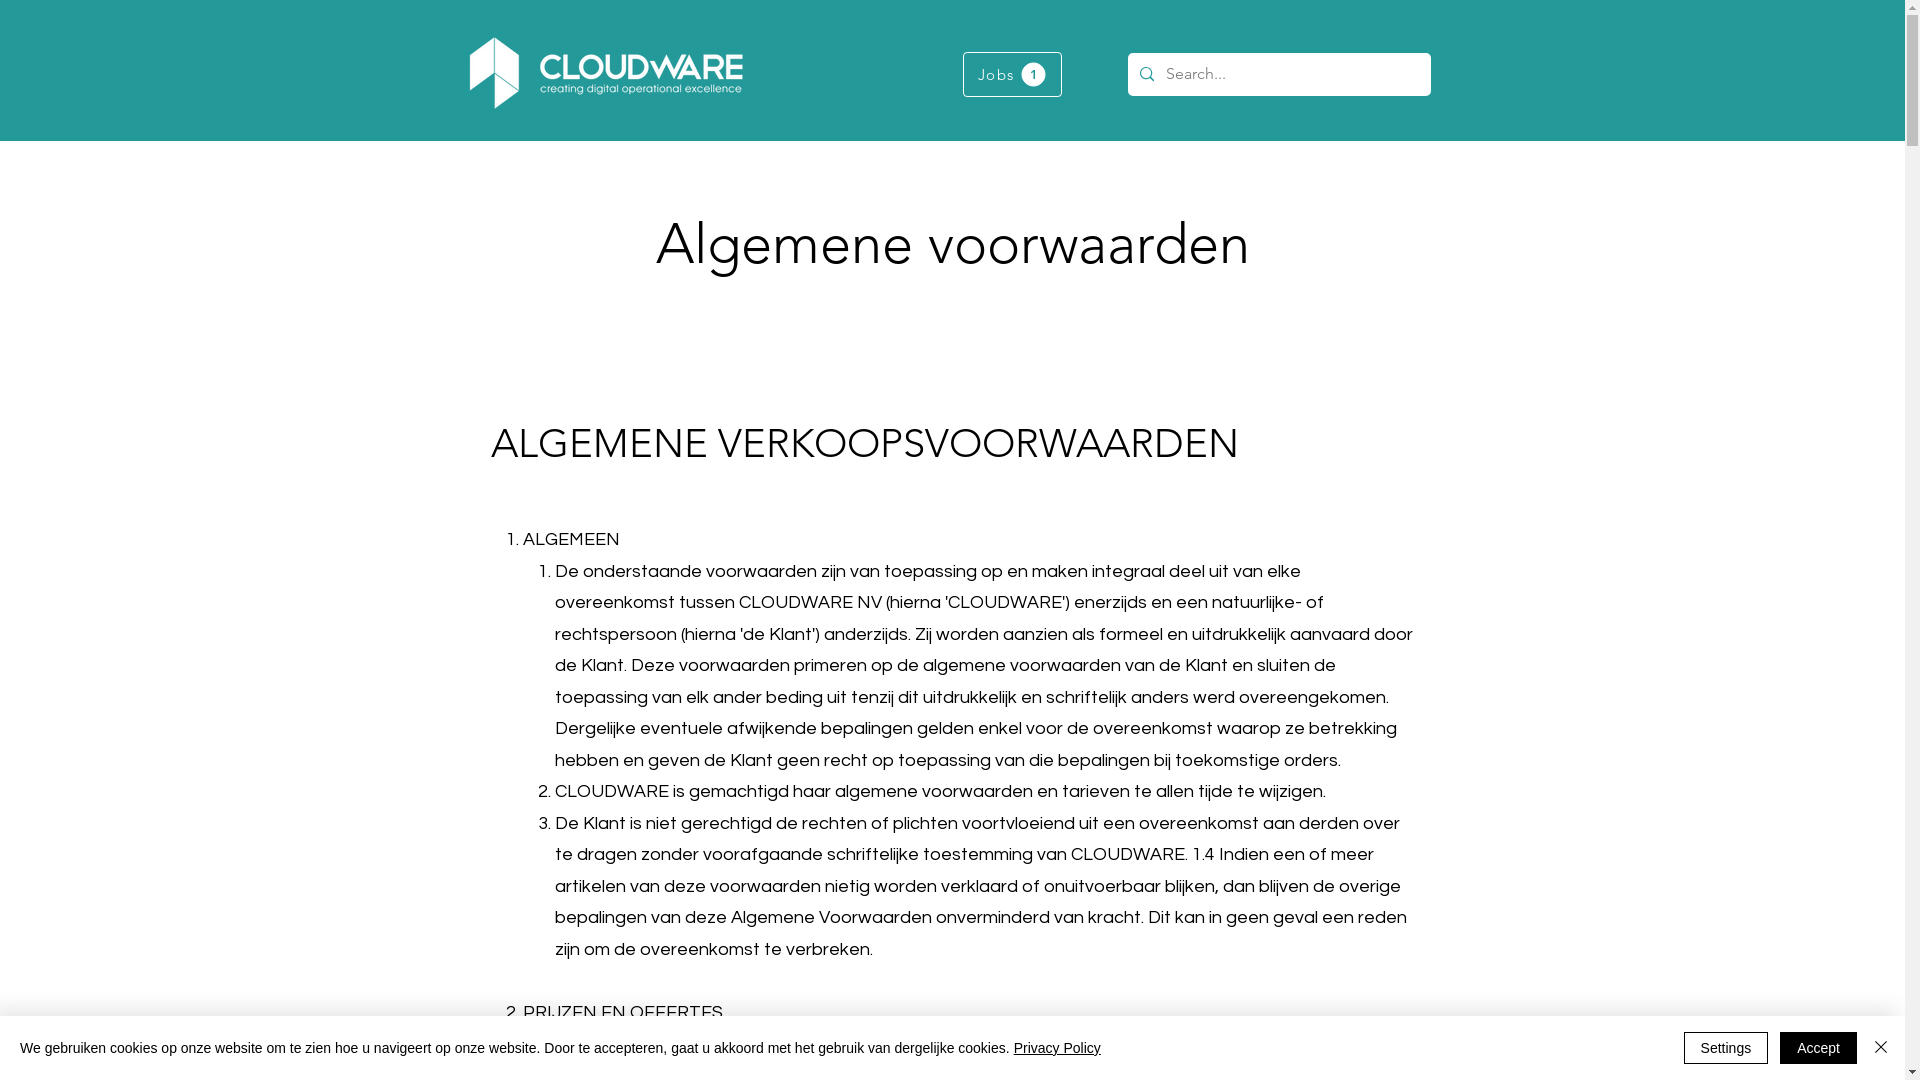  Describe the element at coordinates (603, 72) in the screenshot. I see `'Banner-Cloudware-Wit.png'` at that location.